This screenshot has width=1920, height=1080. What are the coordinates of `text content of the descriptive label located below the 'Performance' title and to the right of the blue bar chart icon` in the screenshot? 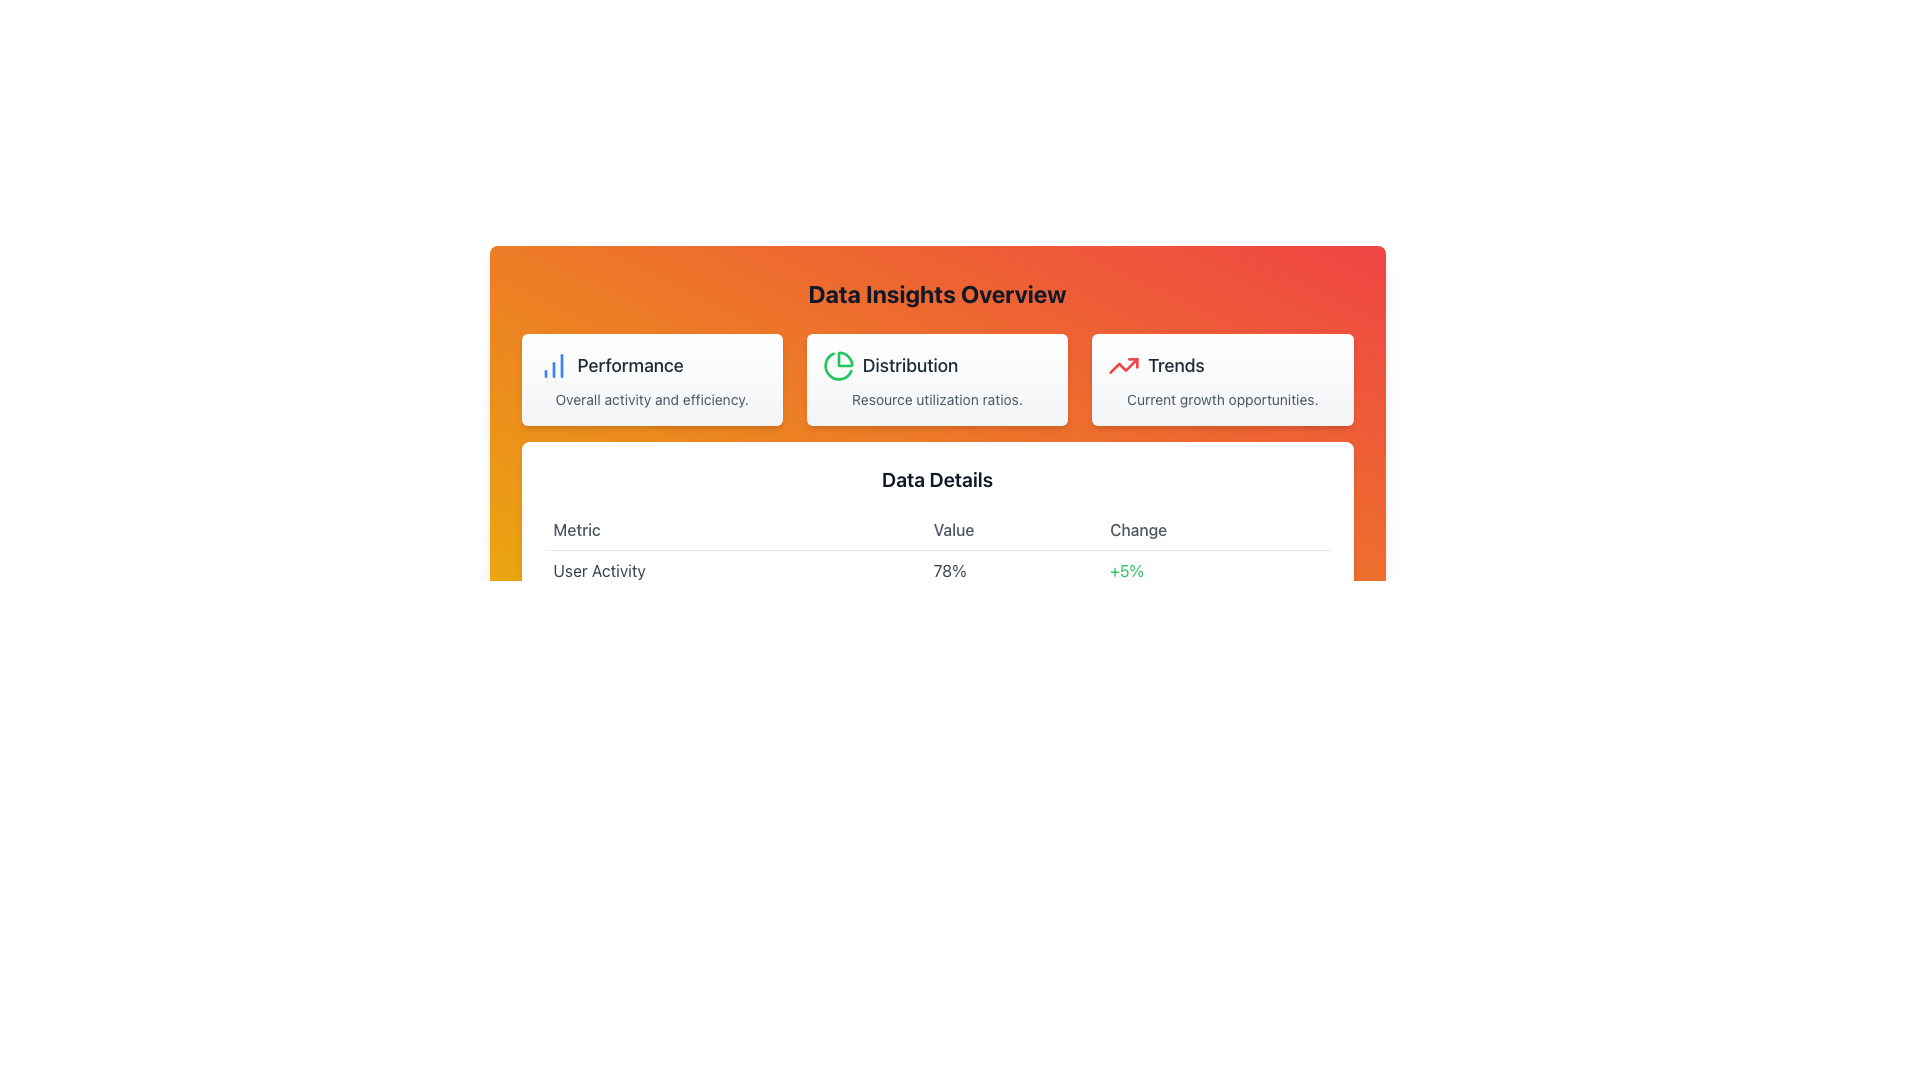 It's located at (652, 400).